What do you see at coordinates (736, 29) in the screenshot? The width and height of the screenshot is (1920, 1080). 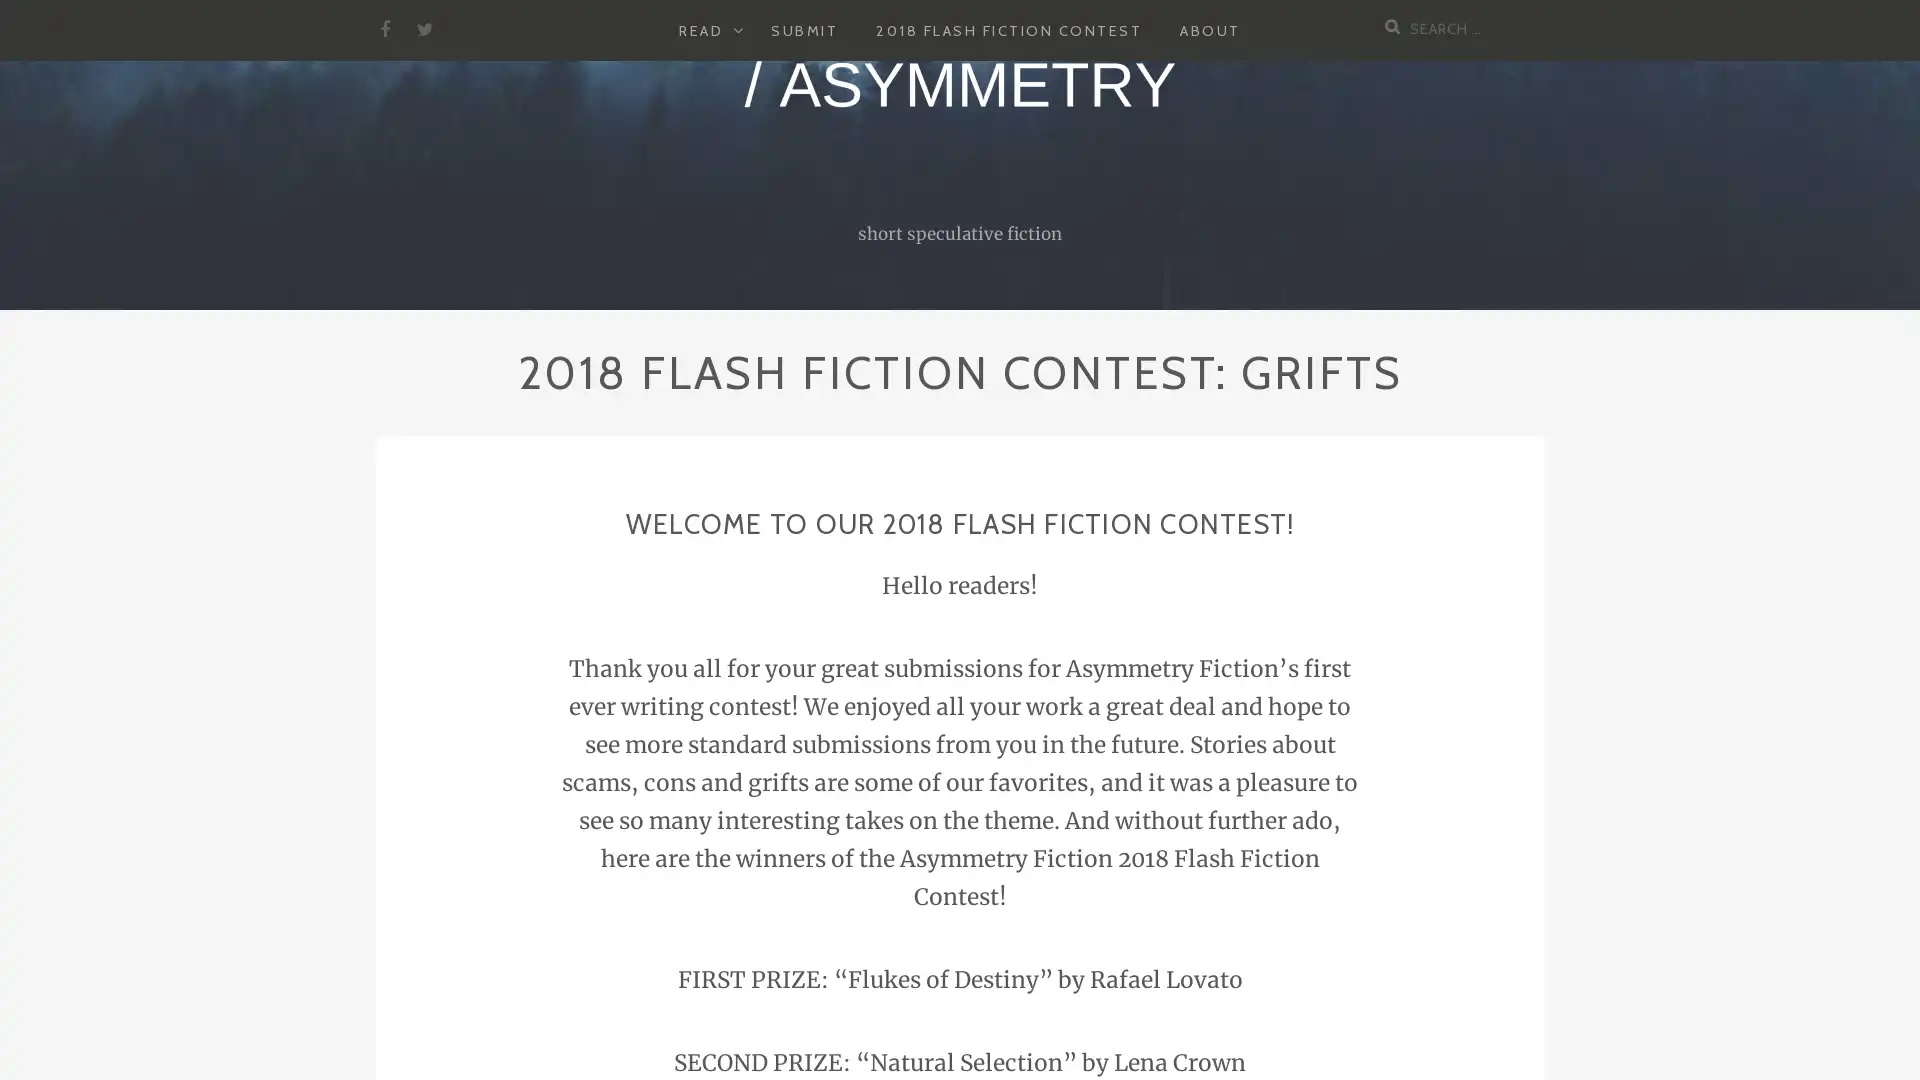 I see `EXPAND CHILD MENU` at bounding box center [736, 29].